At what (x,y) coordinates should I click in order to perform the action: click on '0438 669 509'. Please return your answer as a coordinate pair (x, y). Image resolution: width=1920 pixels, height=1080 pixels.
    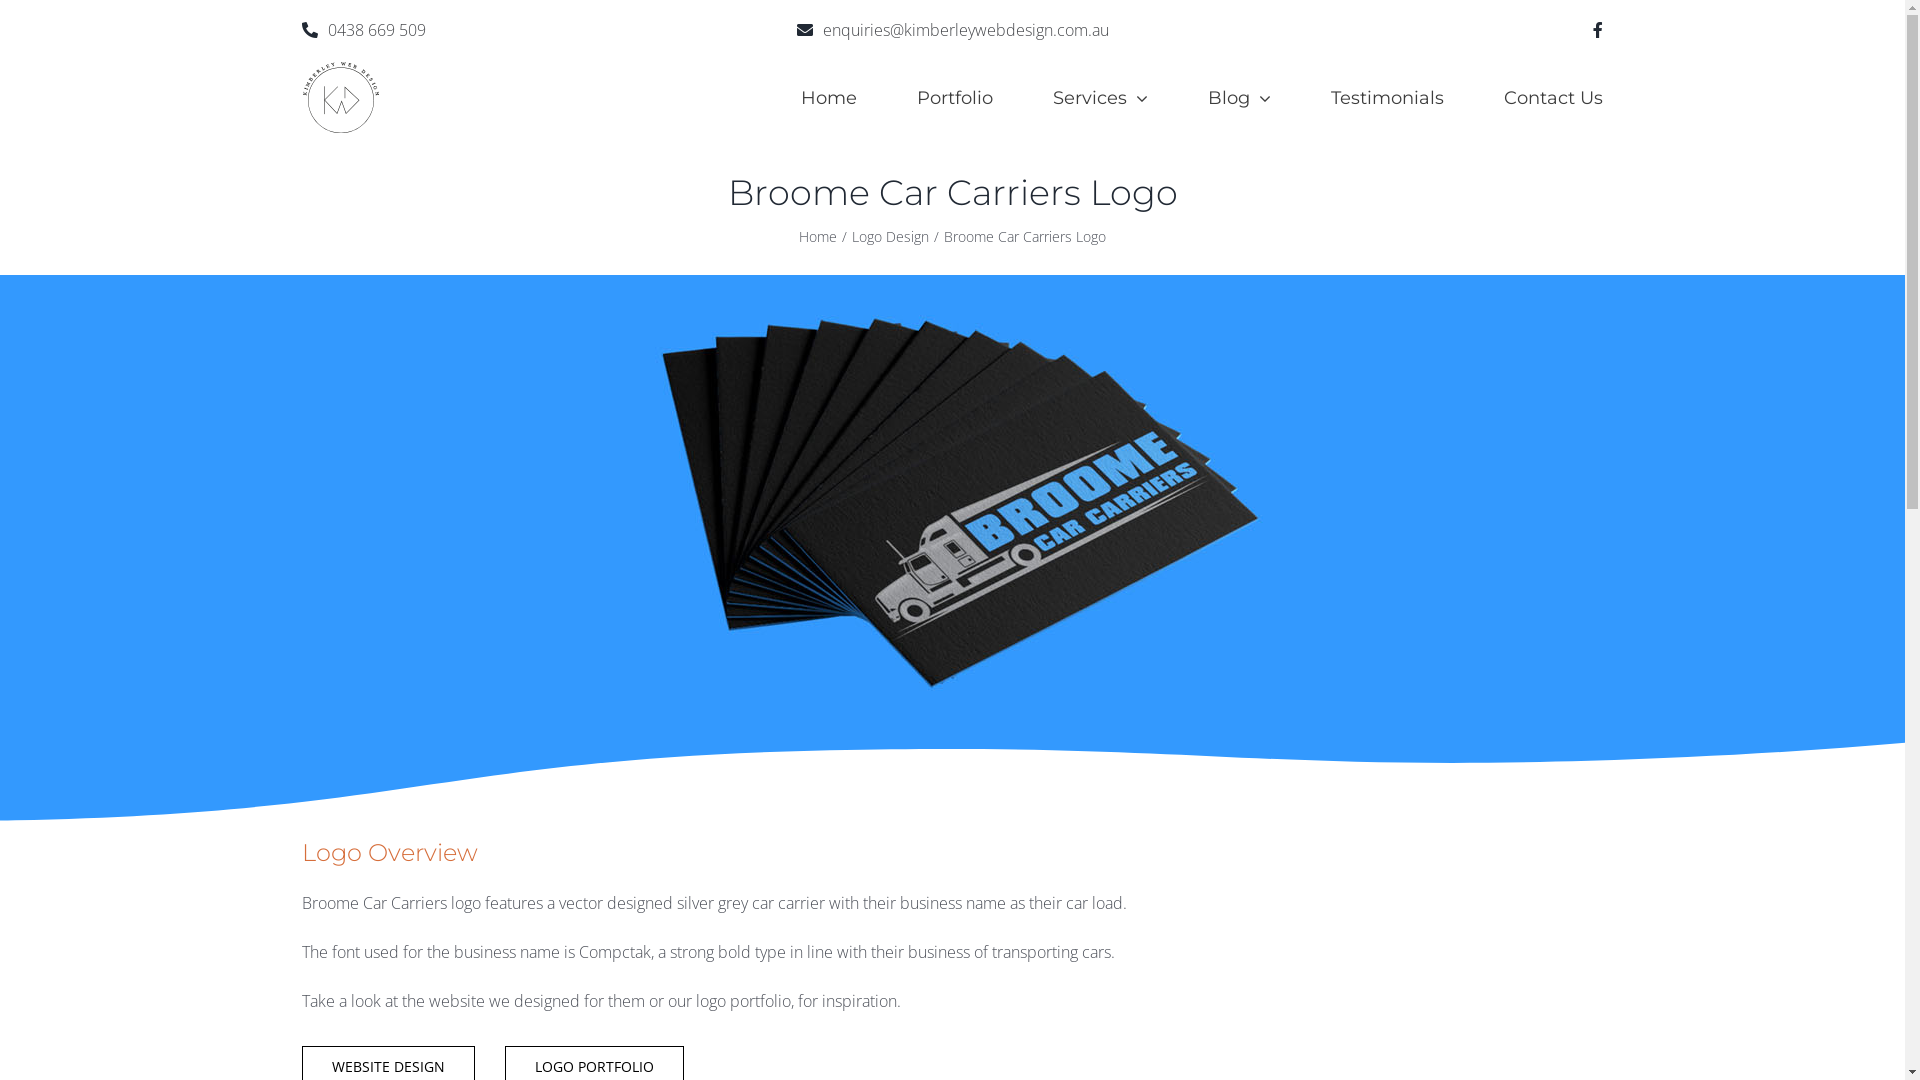
    Looking at the image, I should click on (364, 30).